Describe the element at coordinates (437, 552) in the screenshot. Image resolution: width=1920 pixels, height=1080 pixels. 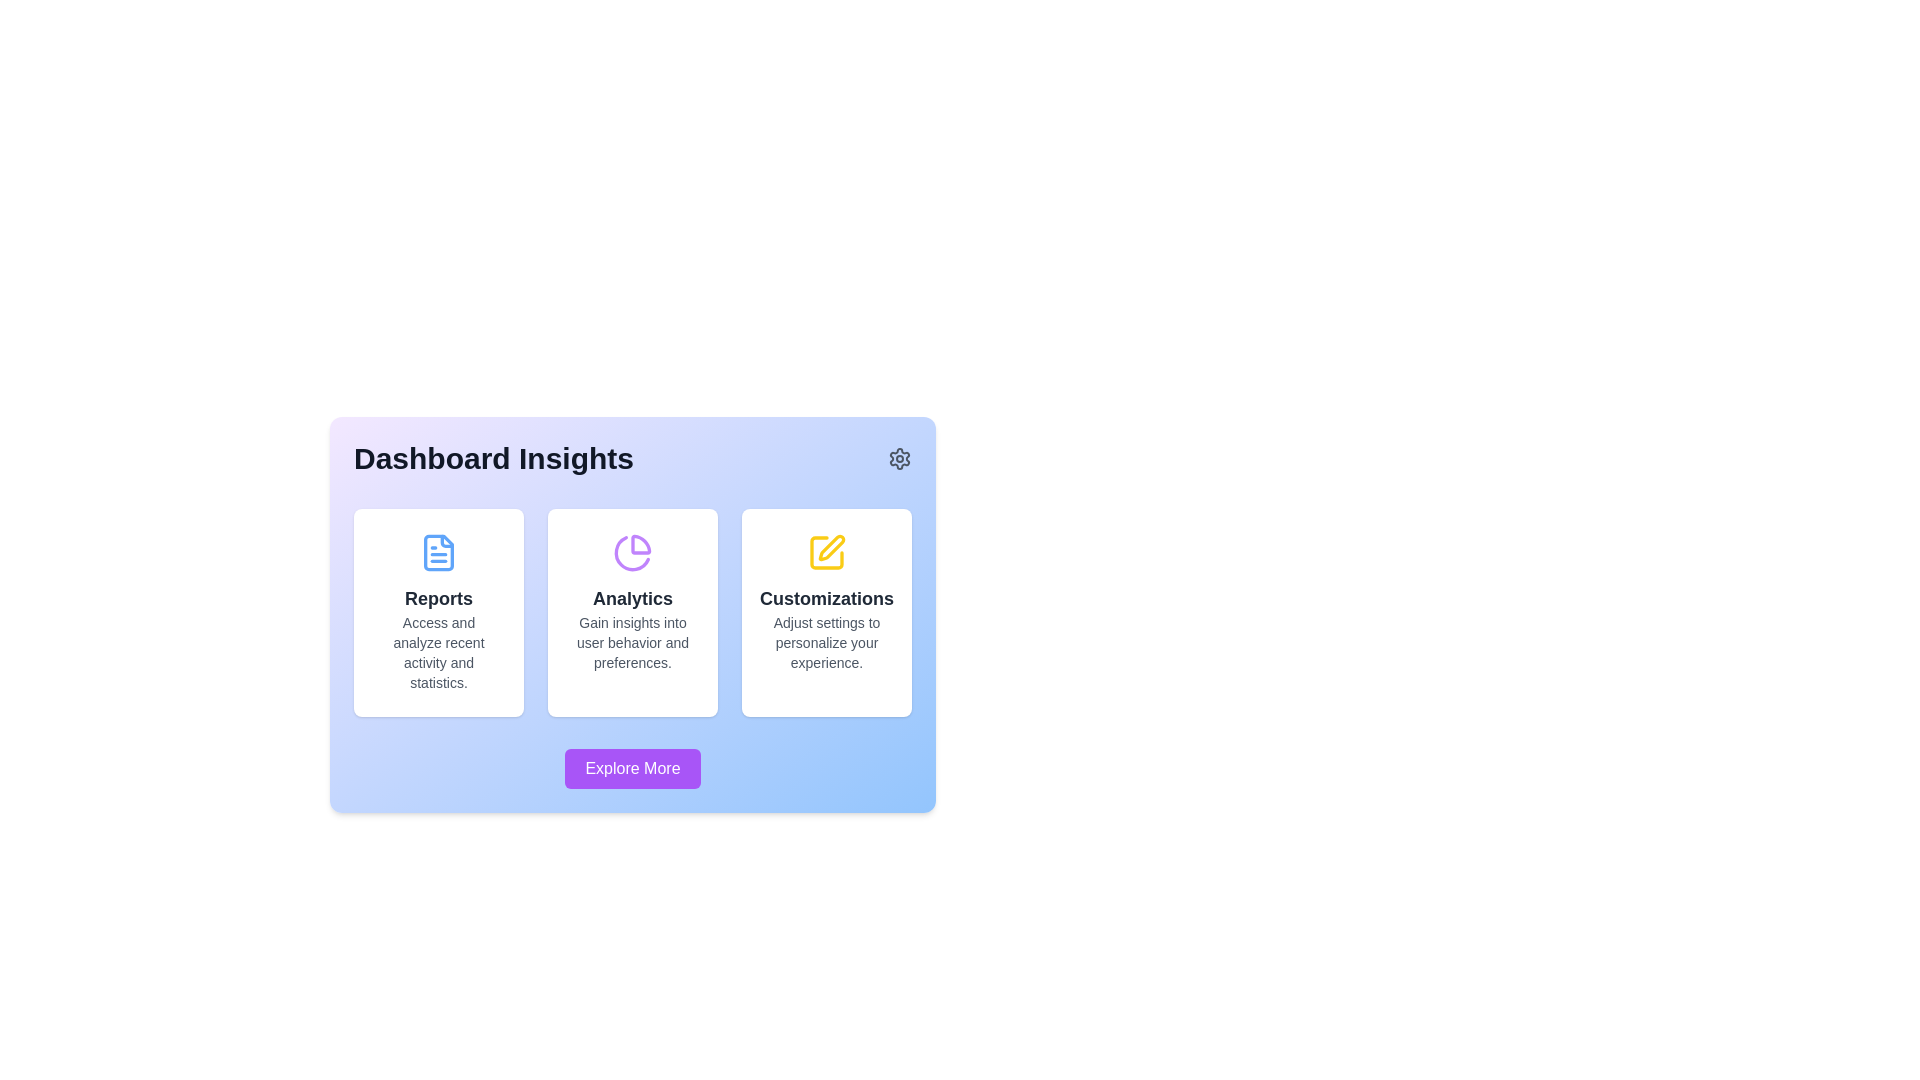
I see `the blue file-like icon within the 'Reports' card in the 'Dashboard Insights' layout for information` at that location.